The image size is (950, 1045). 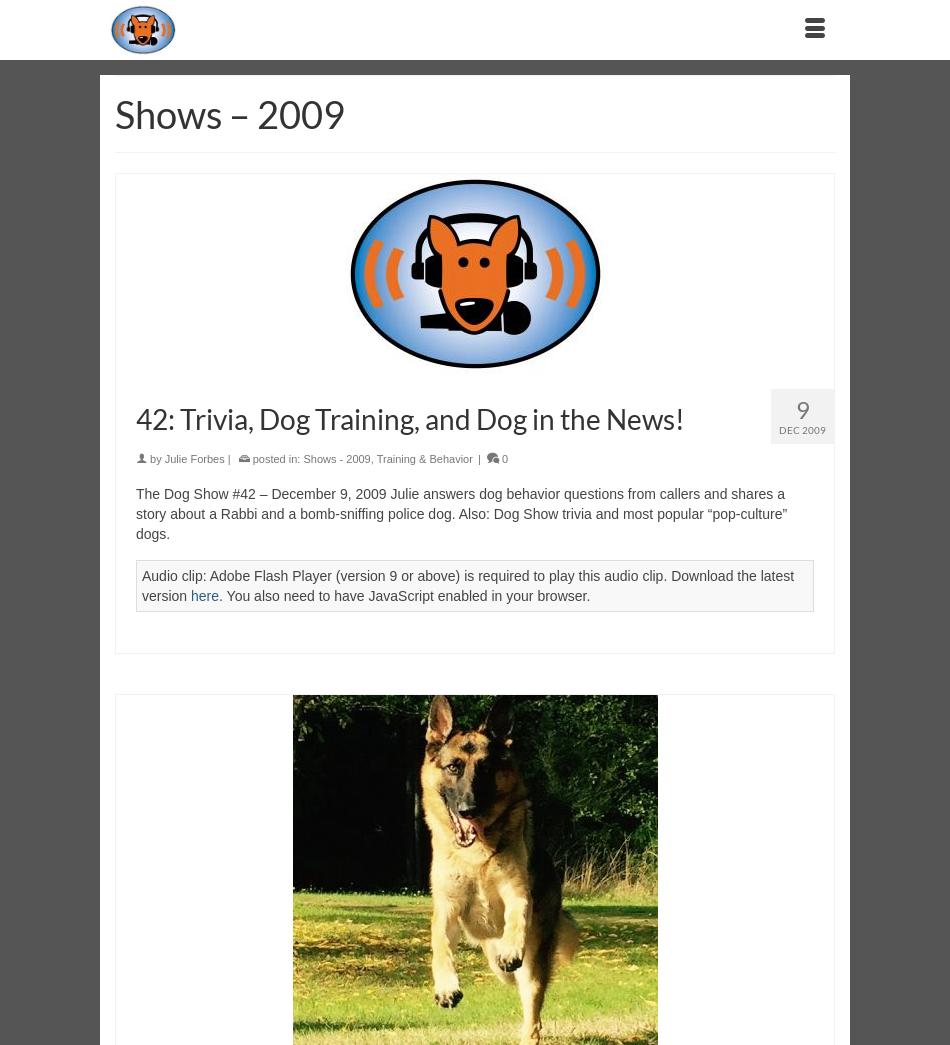 What do you see at coordinates (422, 458) in the screenshot?
I see `'Training & Behavior'` at bounding box center [422, 458].